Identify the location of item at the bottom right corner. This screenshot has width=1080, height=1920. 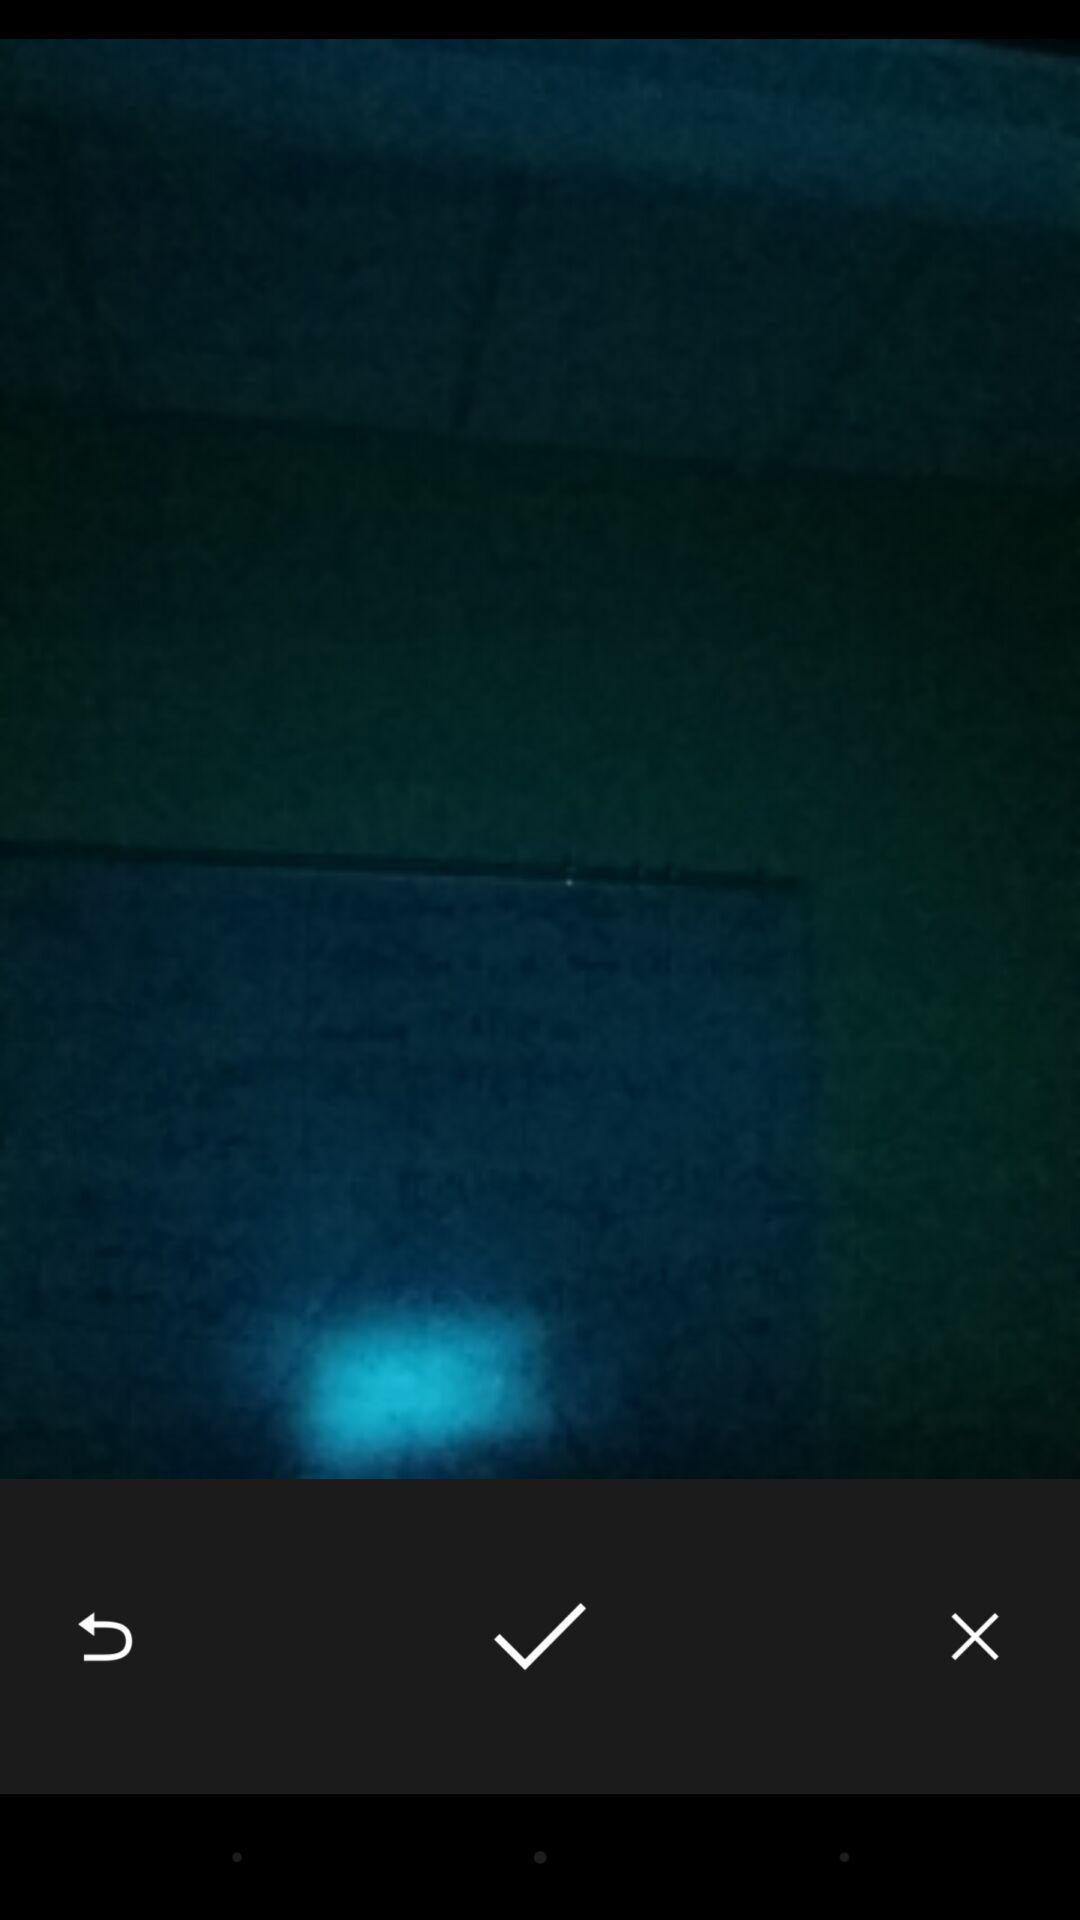
(974, 1636).